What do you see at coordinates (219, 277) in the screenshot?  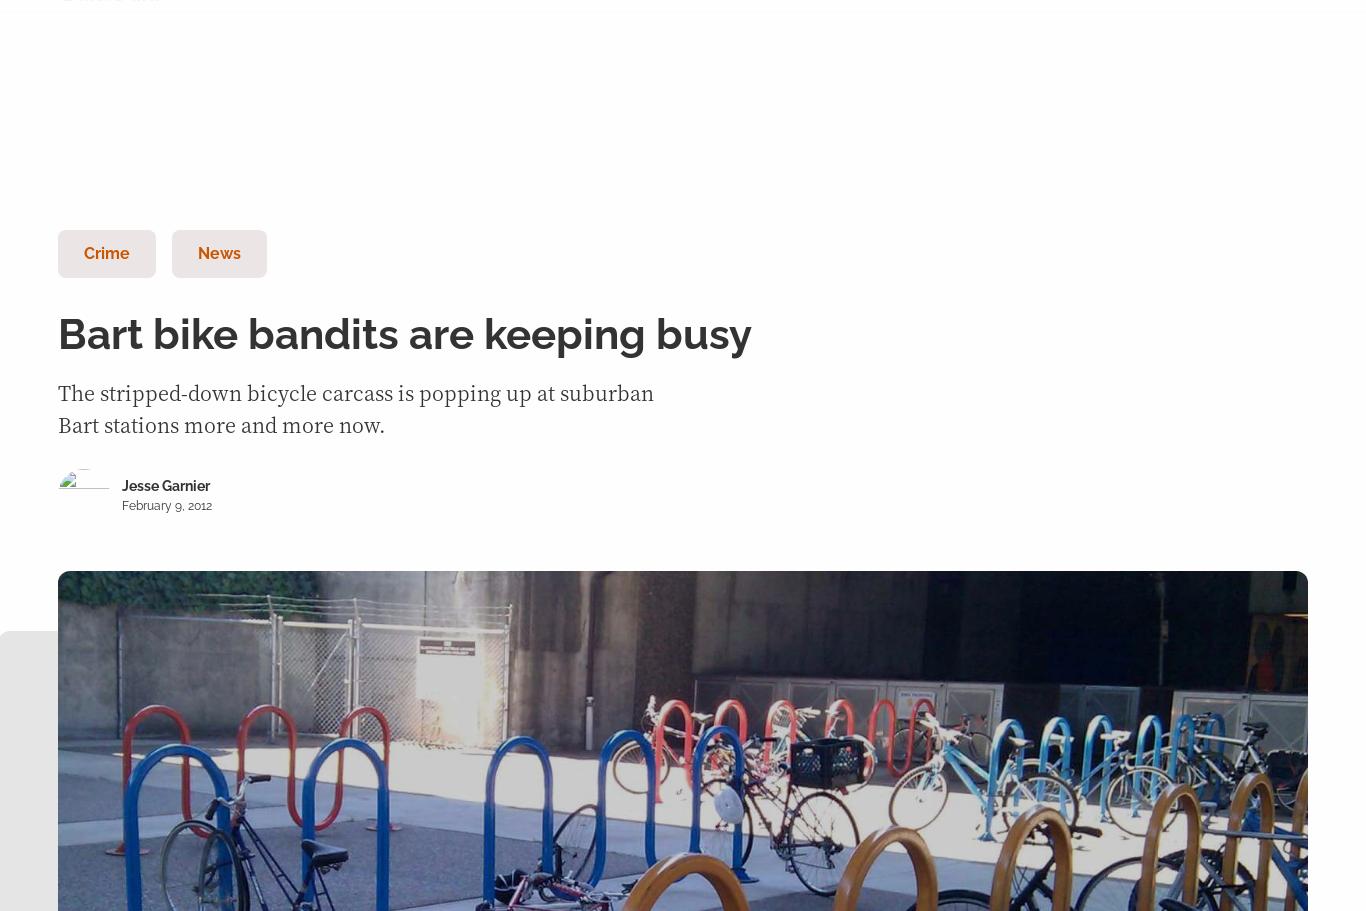 I see `'All categories'` at bounding box center [219, 277].